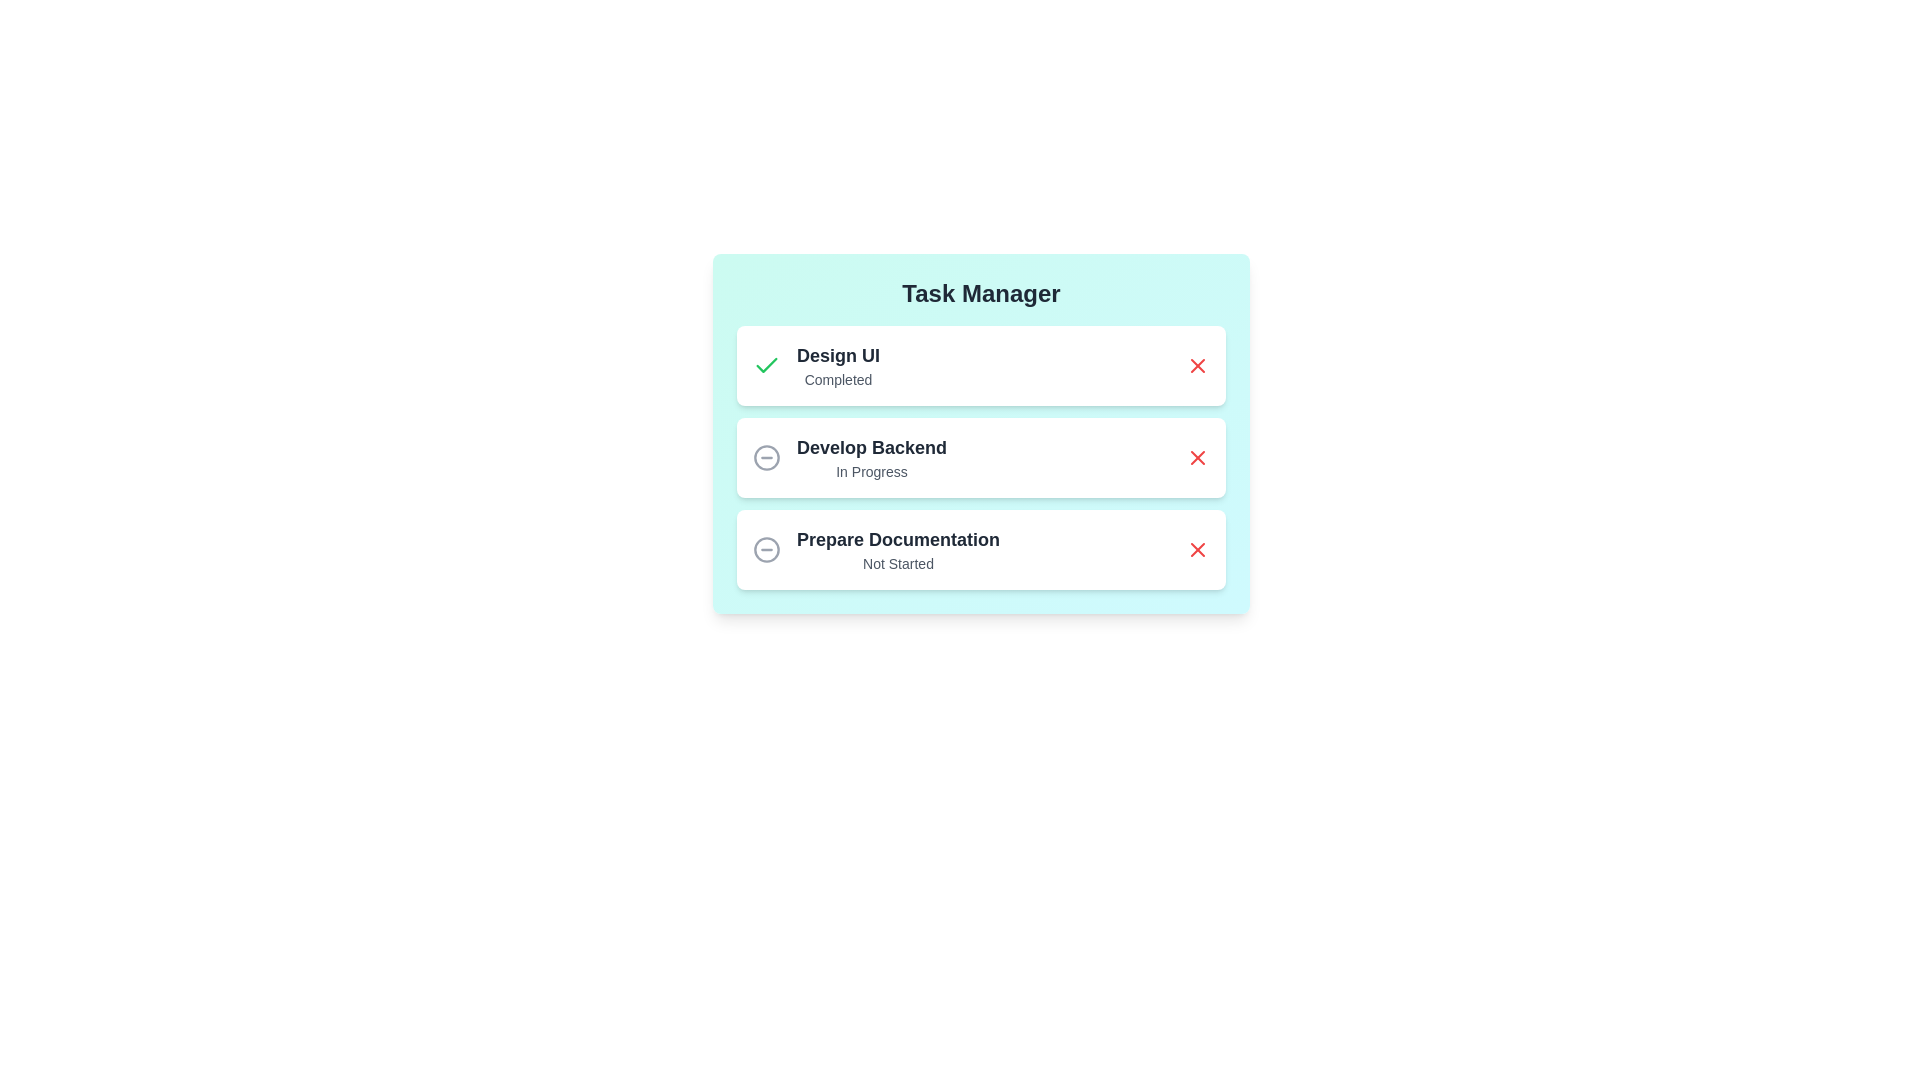 This screenshot has height=1080, width=1920. What do you see at coordinates (981, 293) in the screenshot?
I see `the main heading of the component labeled 'Task Manager'` at bounding box center [981, 293].